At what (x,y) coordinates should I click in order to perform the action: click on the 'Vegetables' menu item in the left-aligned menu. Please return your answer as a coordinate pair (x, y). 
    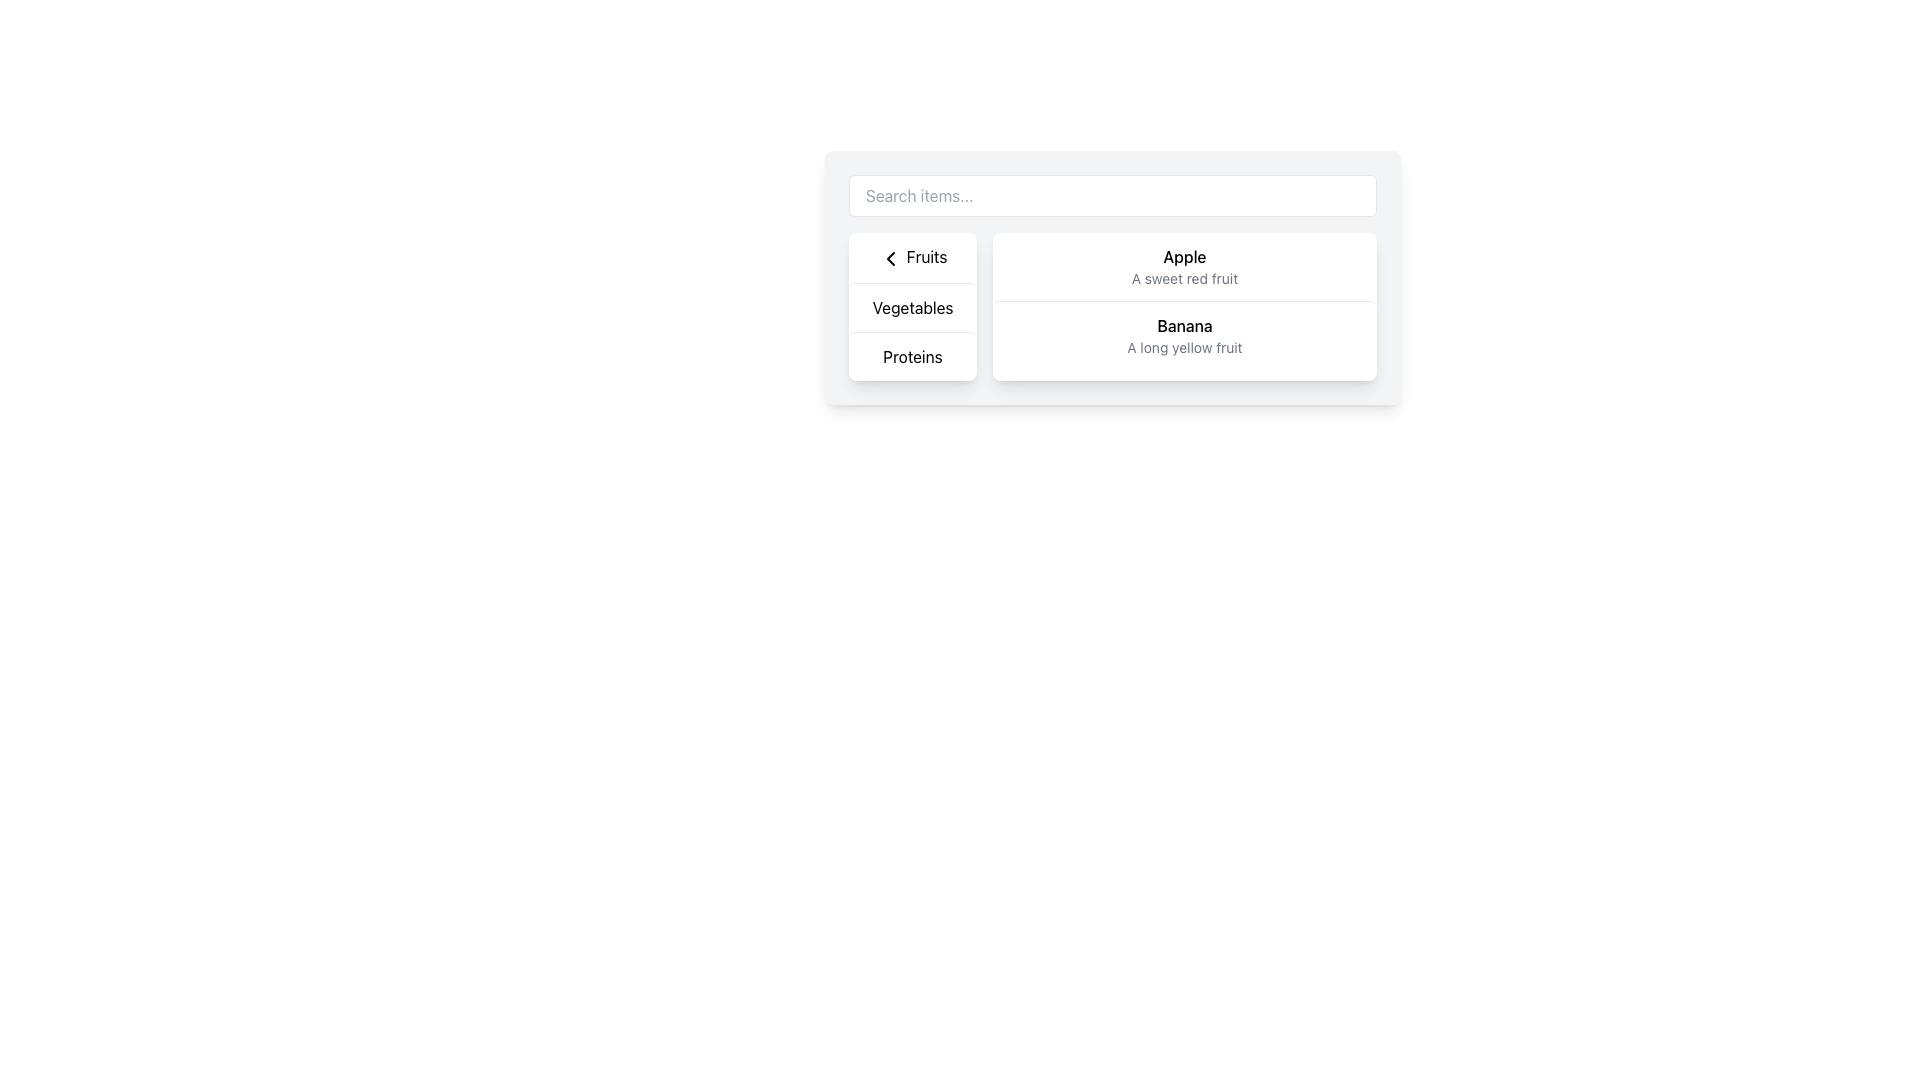
    Looking at the image, I should click on (911, 307).